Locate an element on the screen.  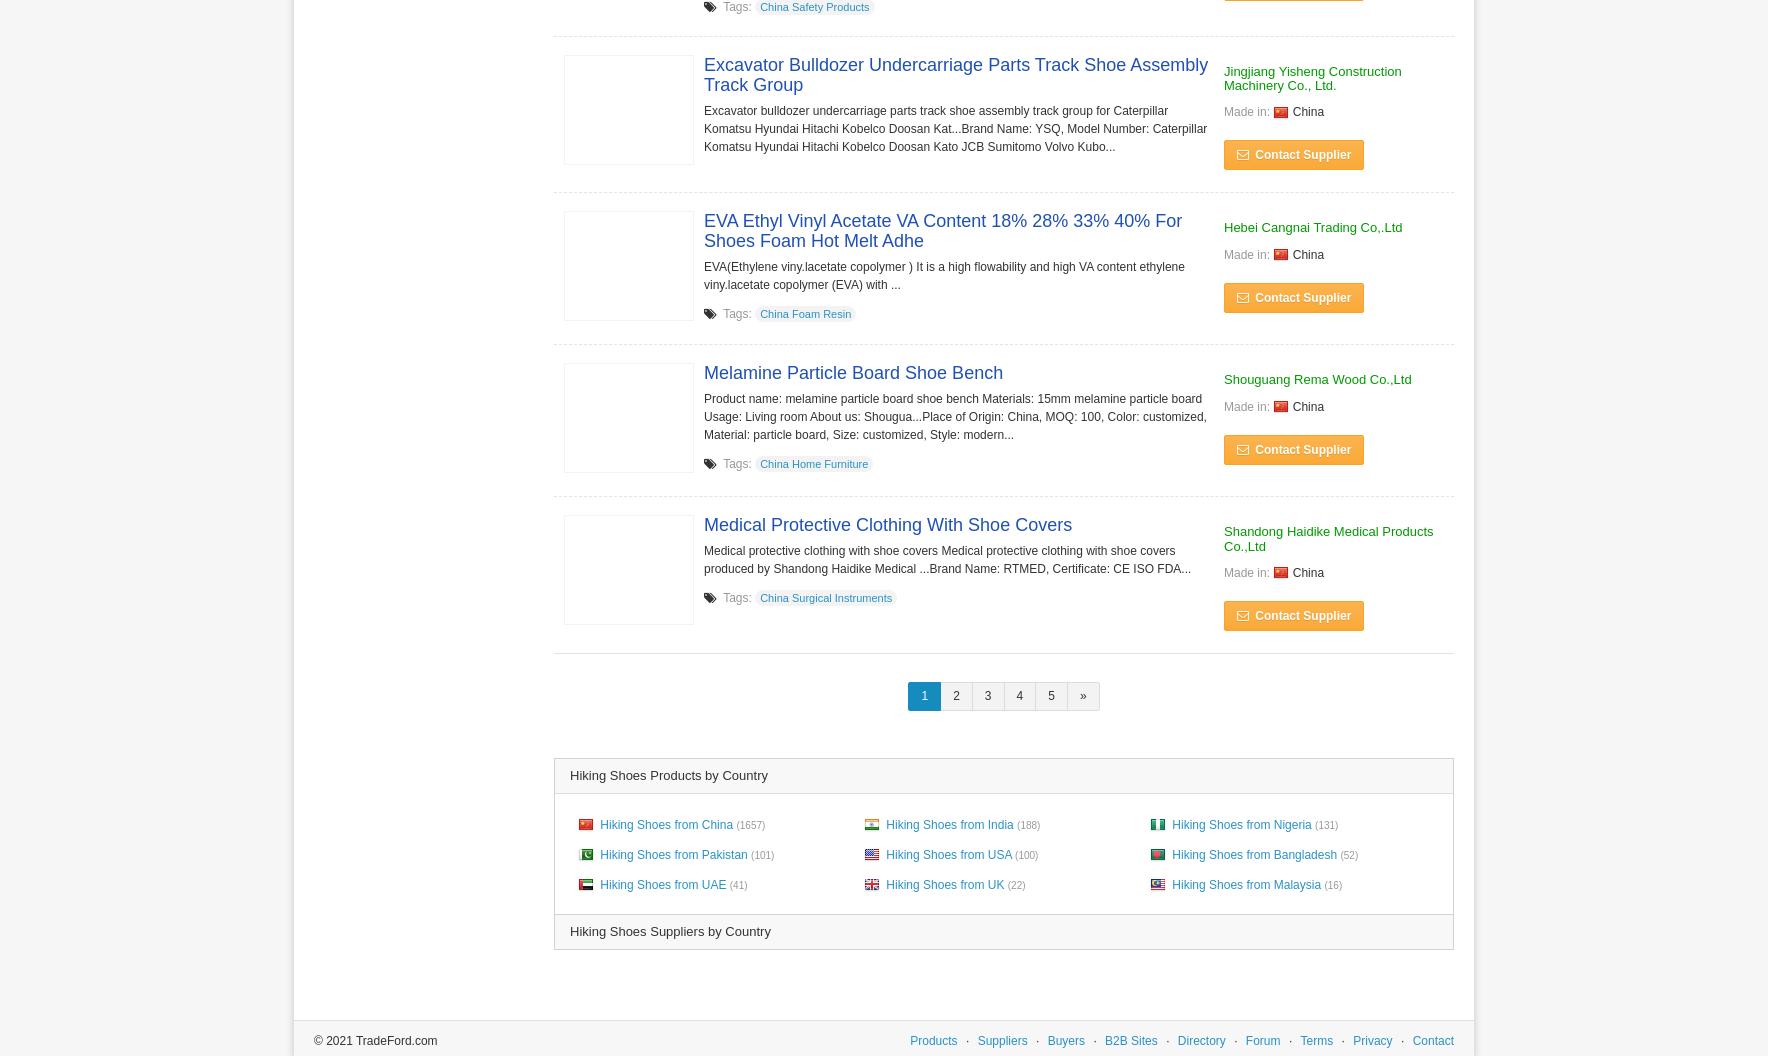
'Hiking Shoes from USA' is located at coordinates (947, 853).